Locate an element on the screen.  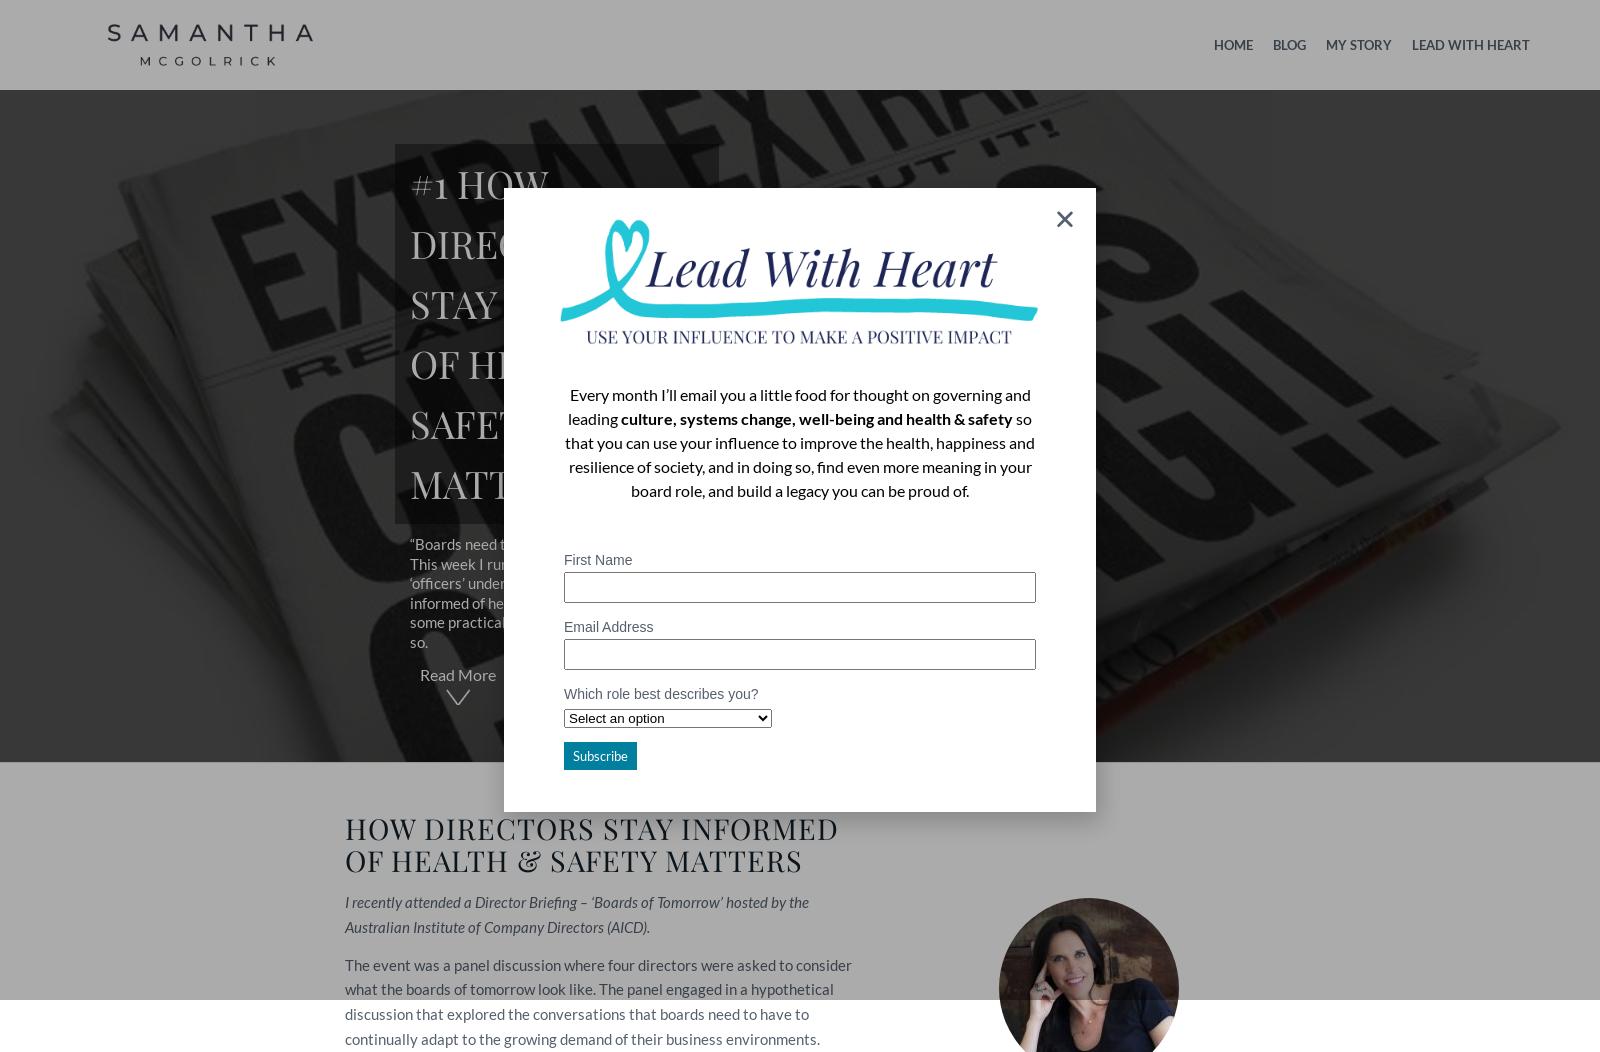
'LEAD WITH HEART' is located at coordinates (1412, 44).